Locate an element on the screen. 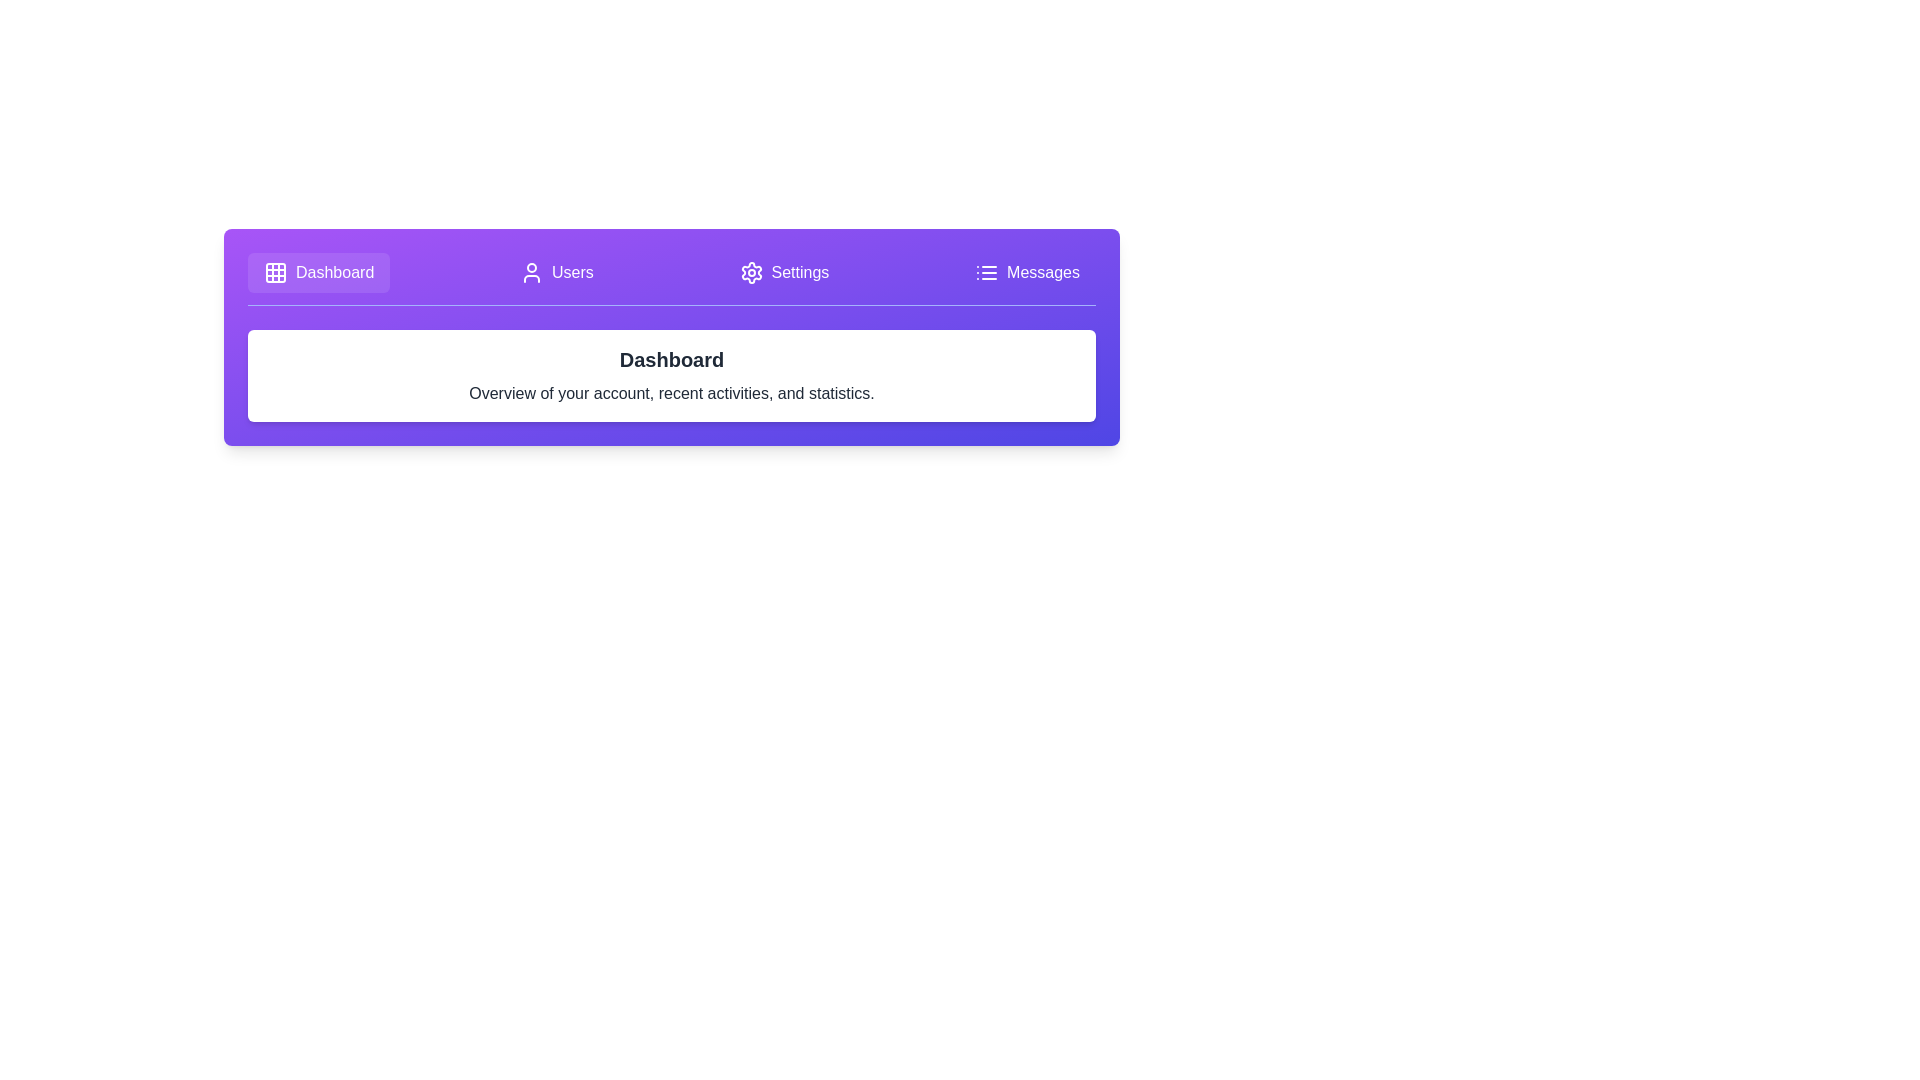  the bold-styled text displaying 'Dashboard', which is prominently positioned in the upper-central area of the content section, above the subtitle 'Overview of your account, recent activities, and statistics' is located at coordinates (672, 358).